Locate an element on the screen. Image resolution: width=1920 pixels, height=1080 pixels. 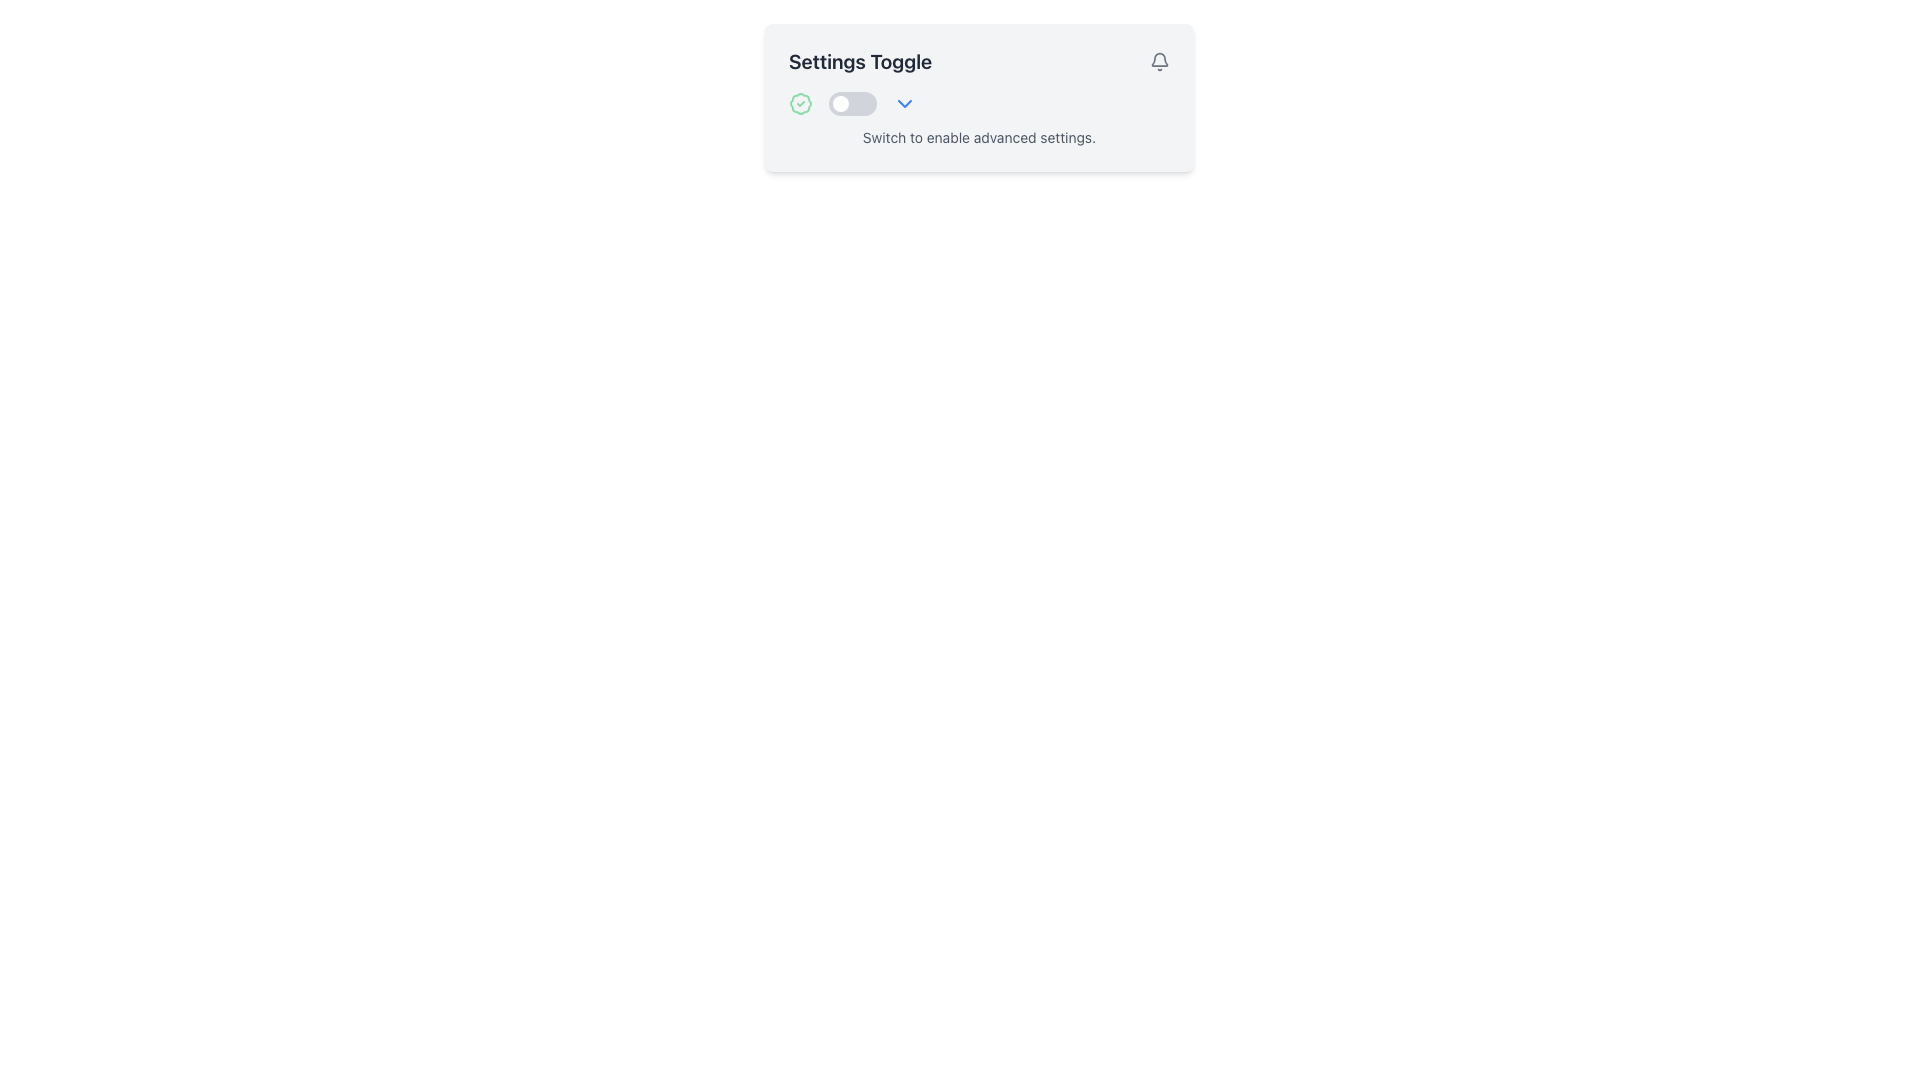
the knob of the toggle switch located in the top center area of the interface is located at coordinates (853, 104).